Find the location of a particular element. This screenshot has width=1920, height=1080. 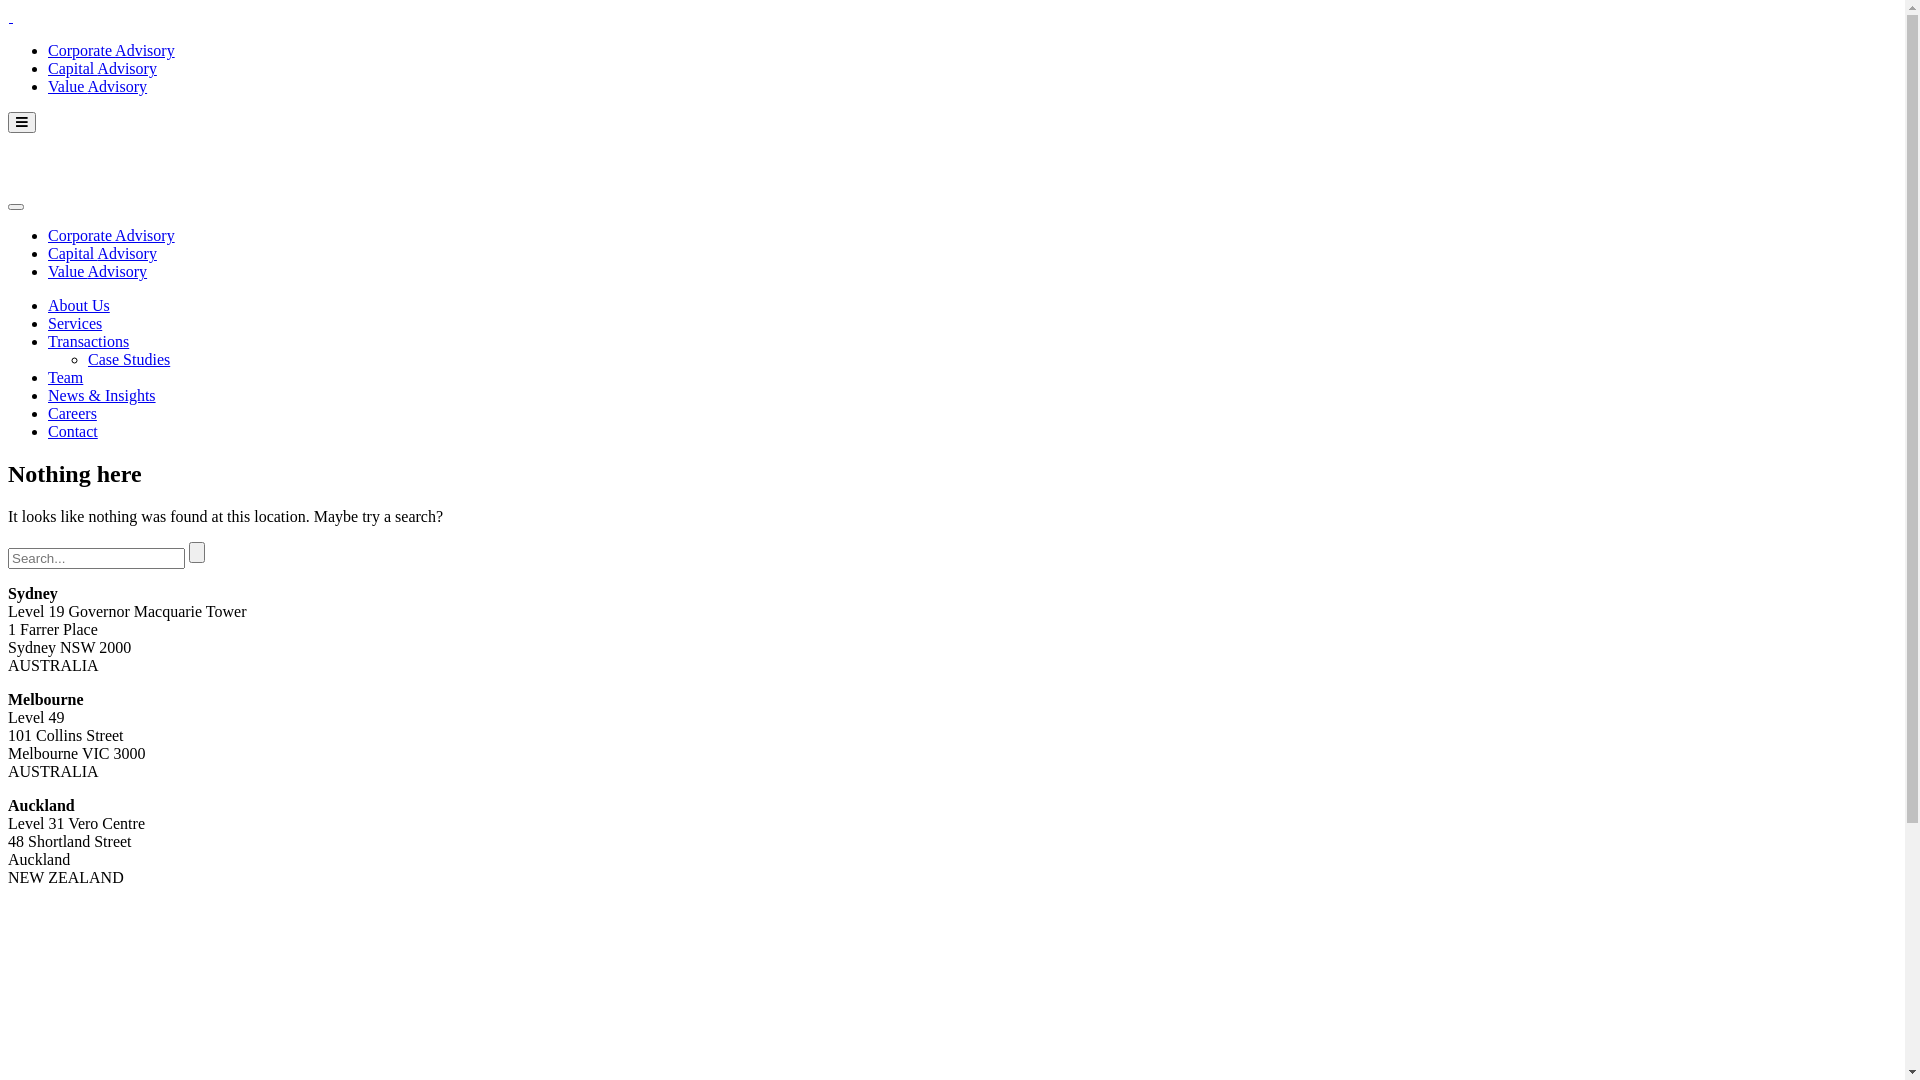

'Capital Advisory' is located at coordinates (101, 67).